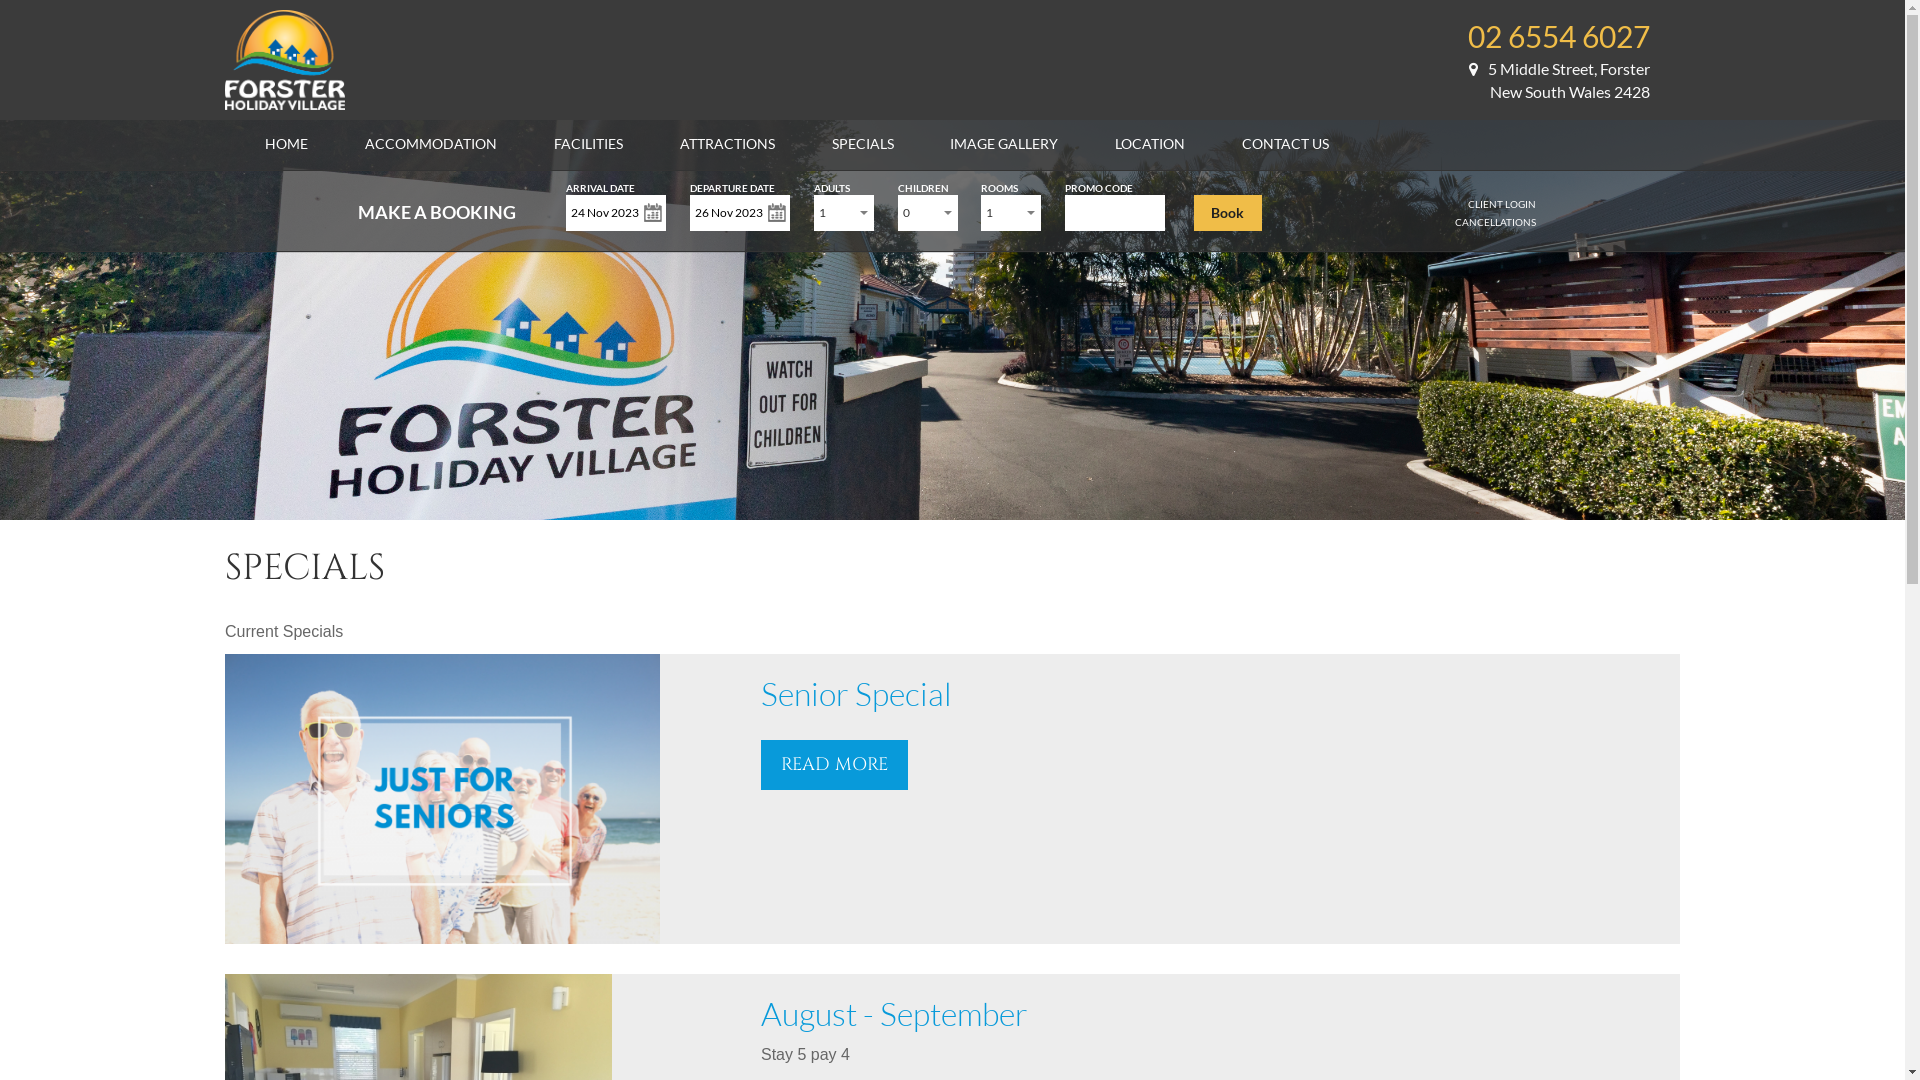  What do you see at coordinates (1495, 222) in the screenshot?
I see `'CANCELLATIONS'` at bounding box center [1495, 222].